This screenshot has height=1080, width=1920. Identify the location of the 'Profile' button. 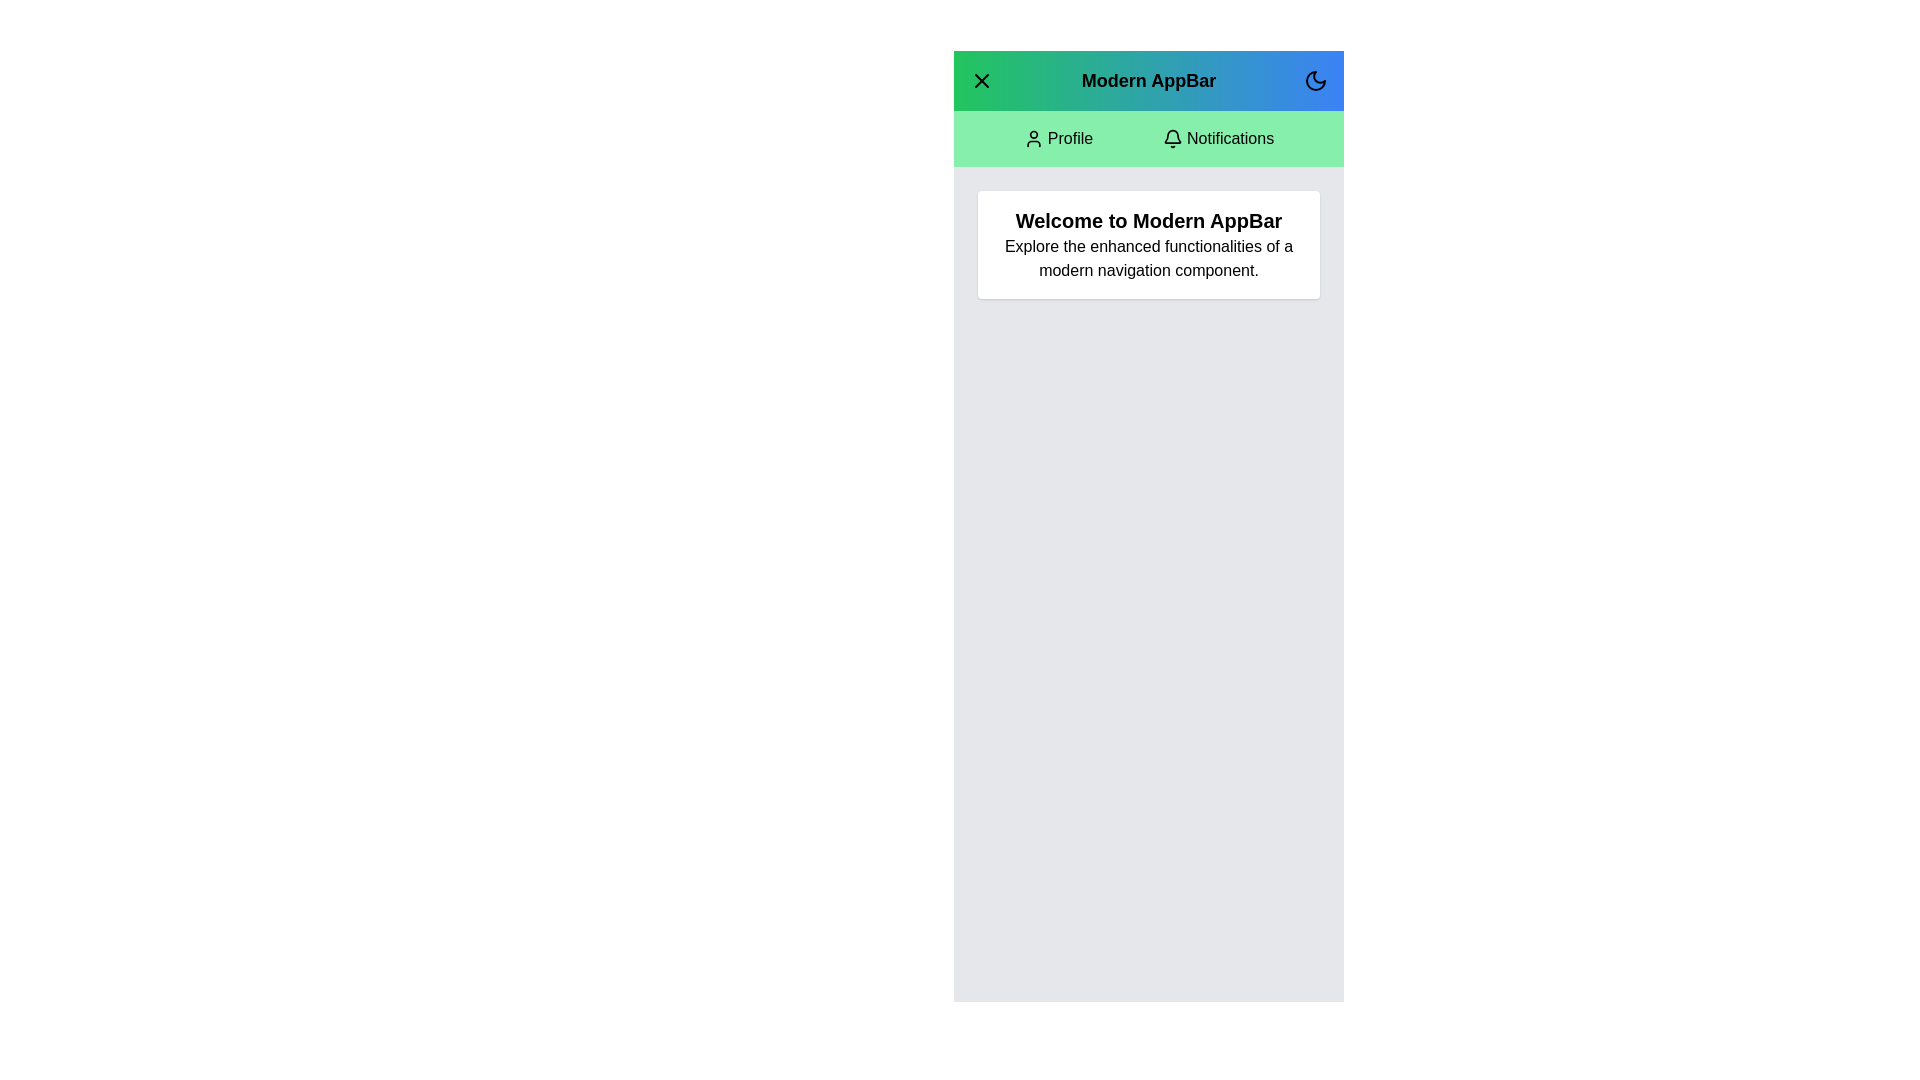
(1056, 137).